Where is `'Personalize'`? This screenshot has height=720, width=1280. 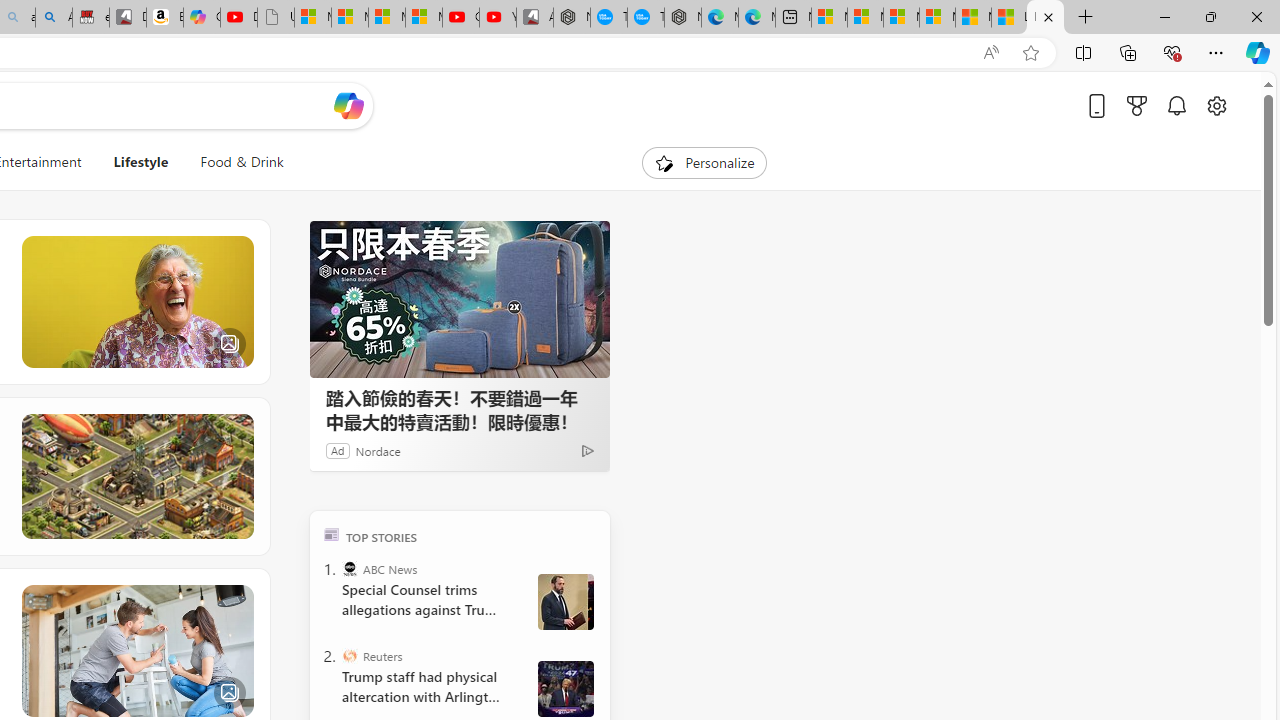
'Personalize' is located at coordinates (704, 162).